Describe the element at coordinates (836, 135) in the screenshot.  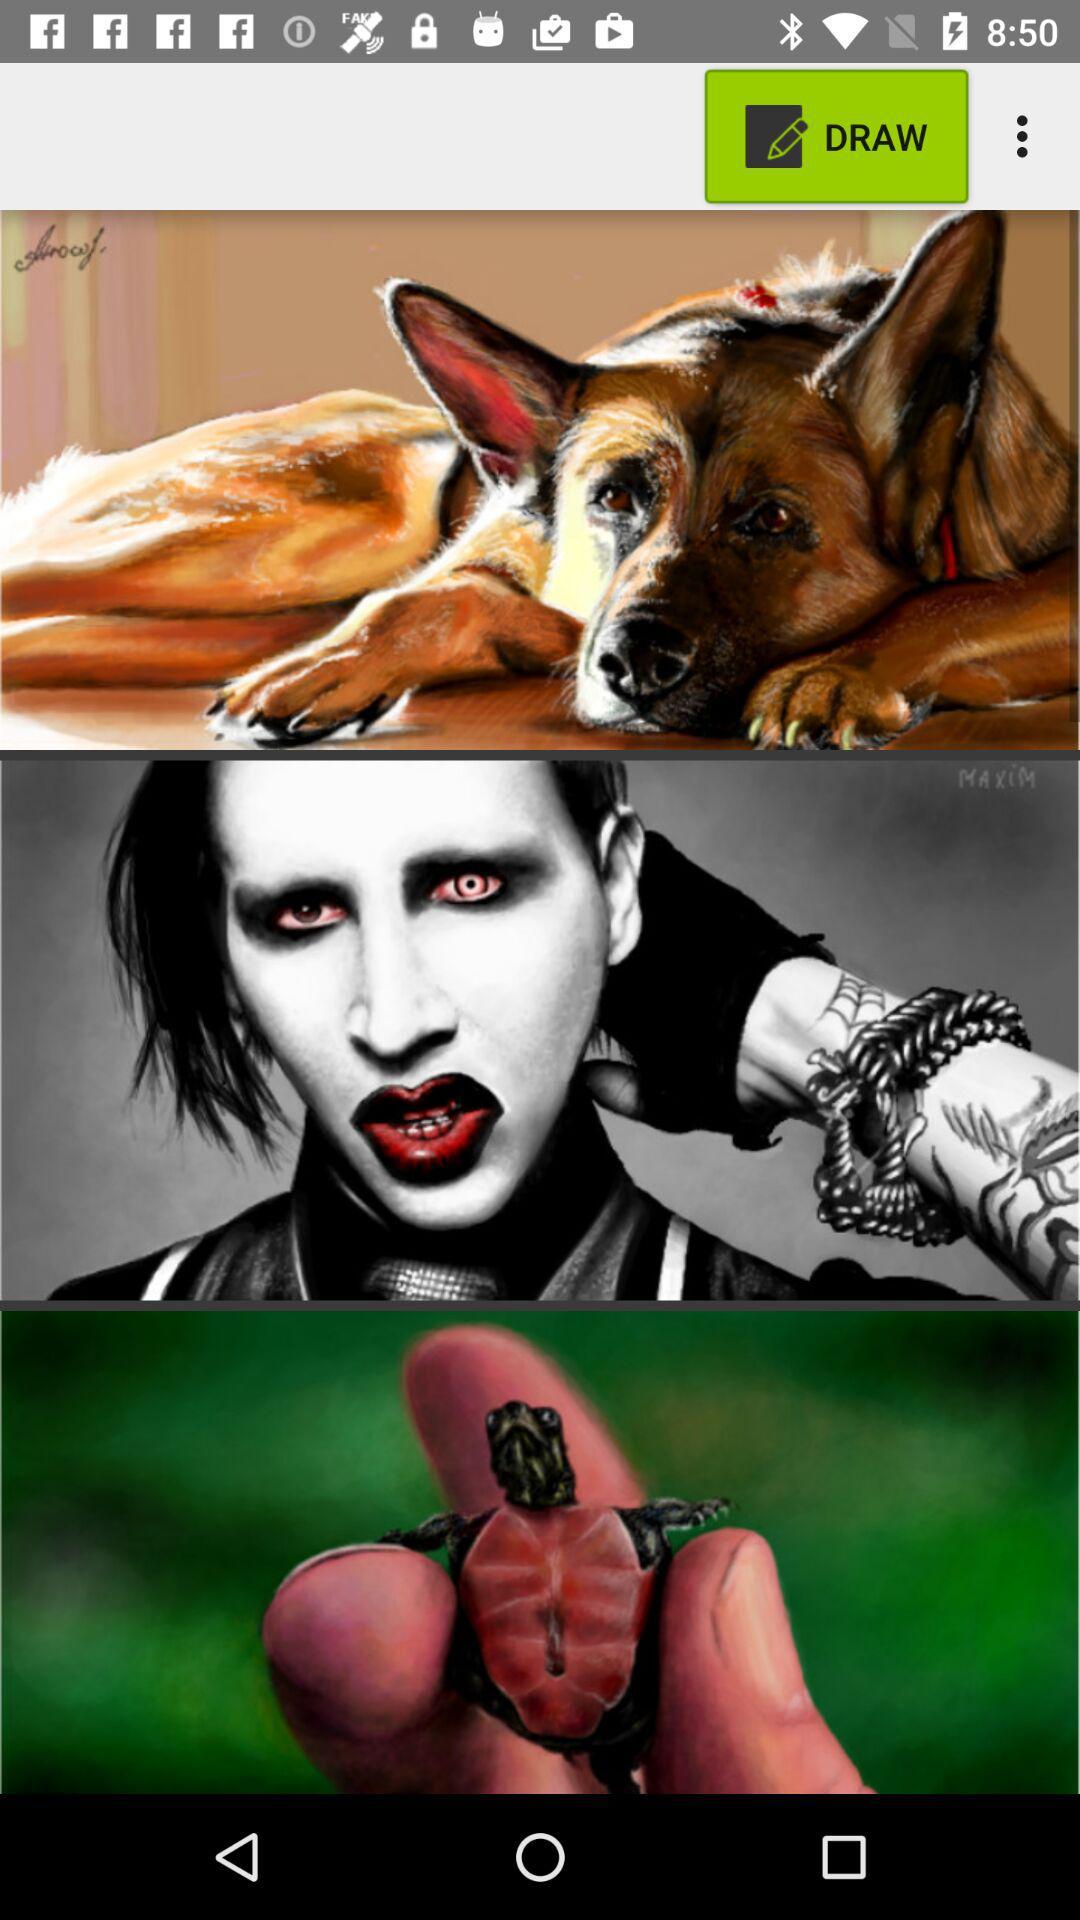
I see `draw` at that location.